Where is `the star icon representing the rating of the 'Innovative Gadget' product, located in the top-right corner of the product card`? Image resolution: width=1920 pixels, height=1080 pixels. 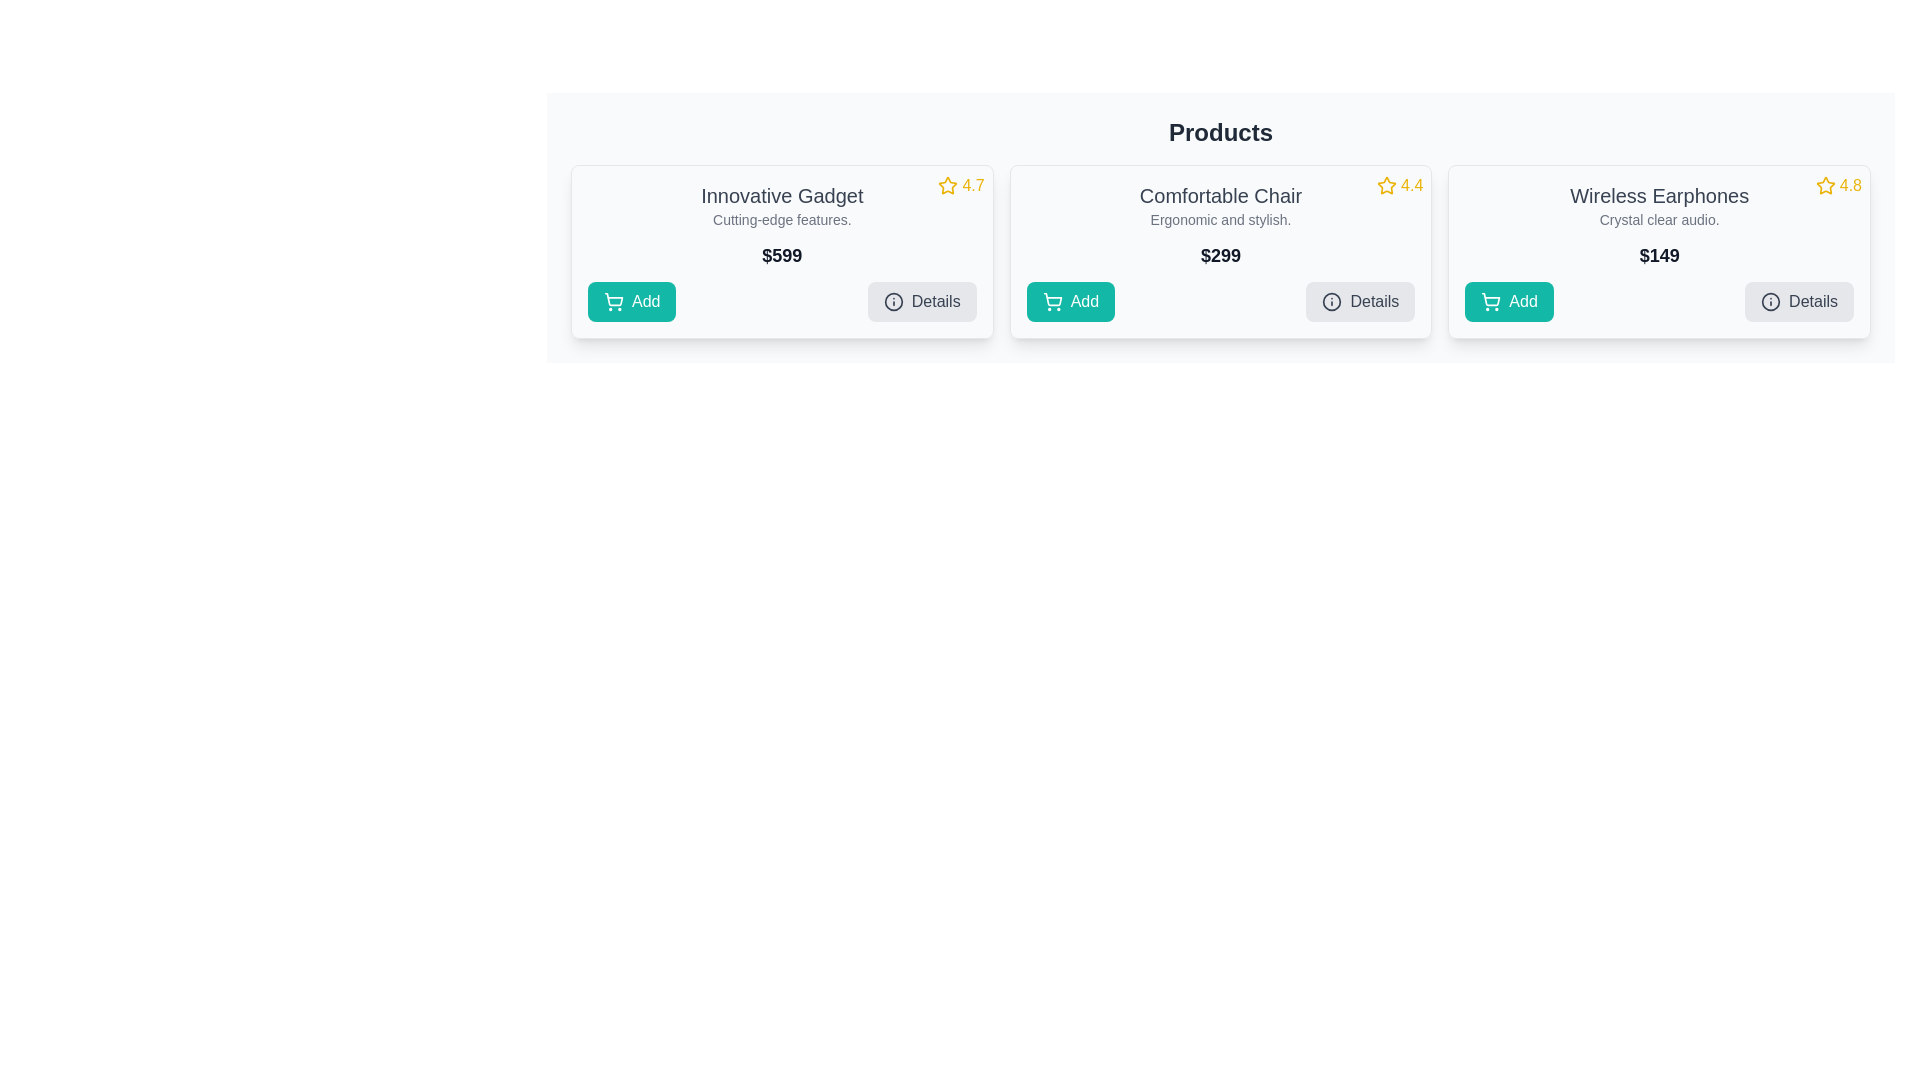 the star icon representing the rating of the 'Innovative Gadget' product, located in the top-right corner of the product card is located at coordinates (947, 185).